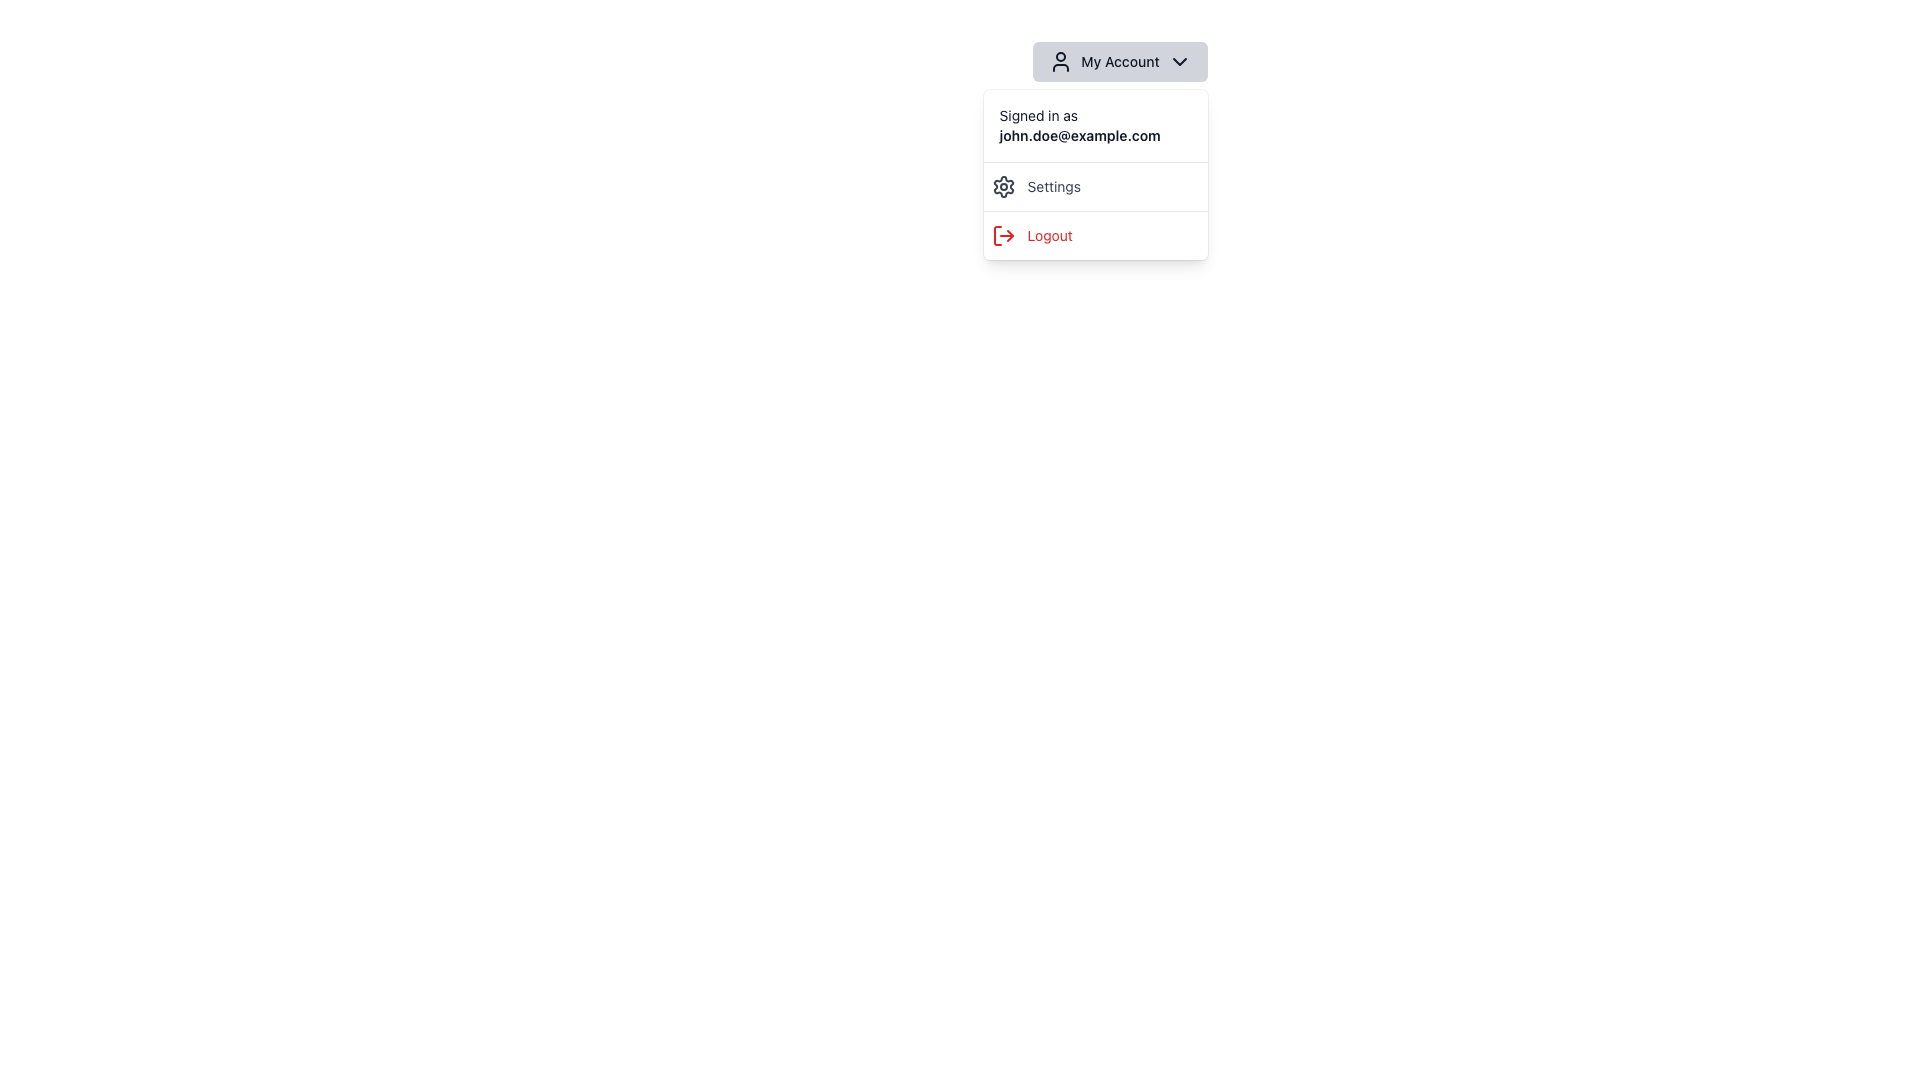  I want to click on the logout button located at the bottom of the user menu dropdown, so click(1094, 234).